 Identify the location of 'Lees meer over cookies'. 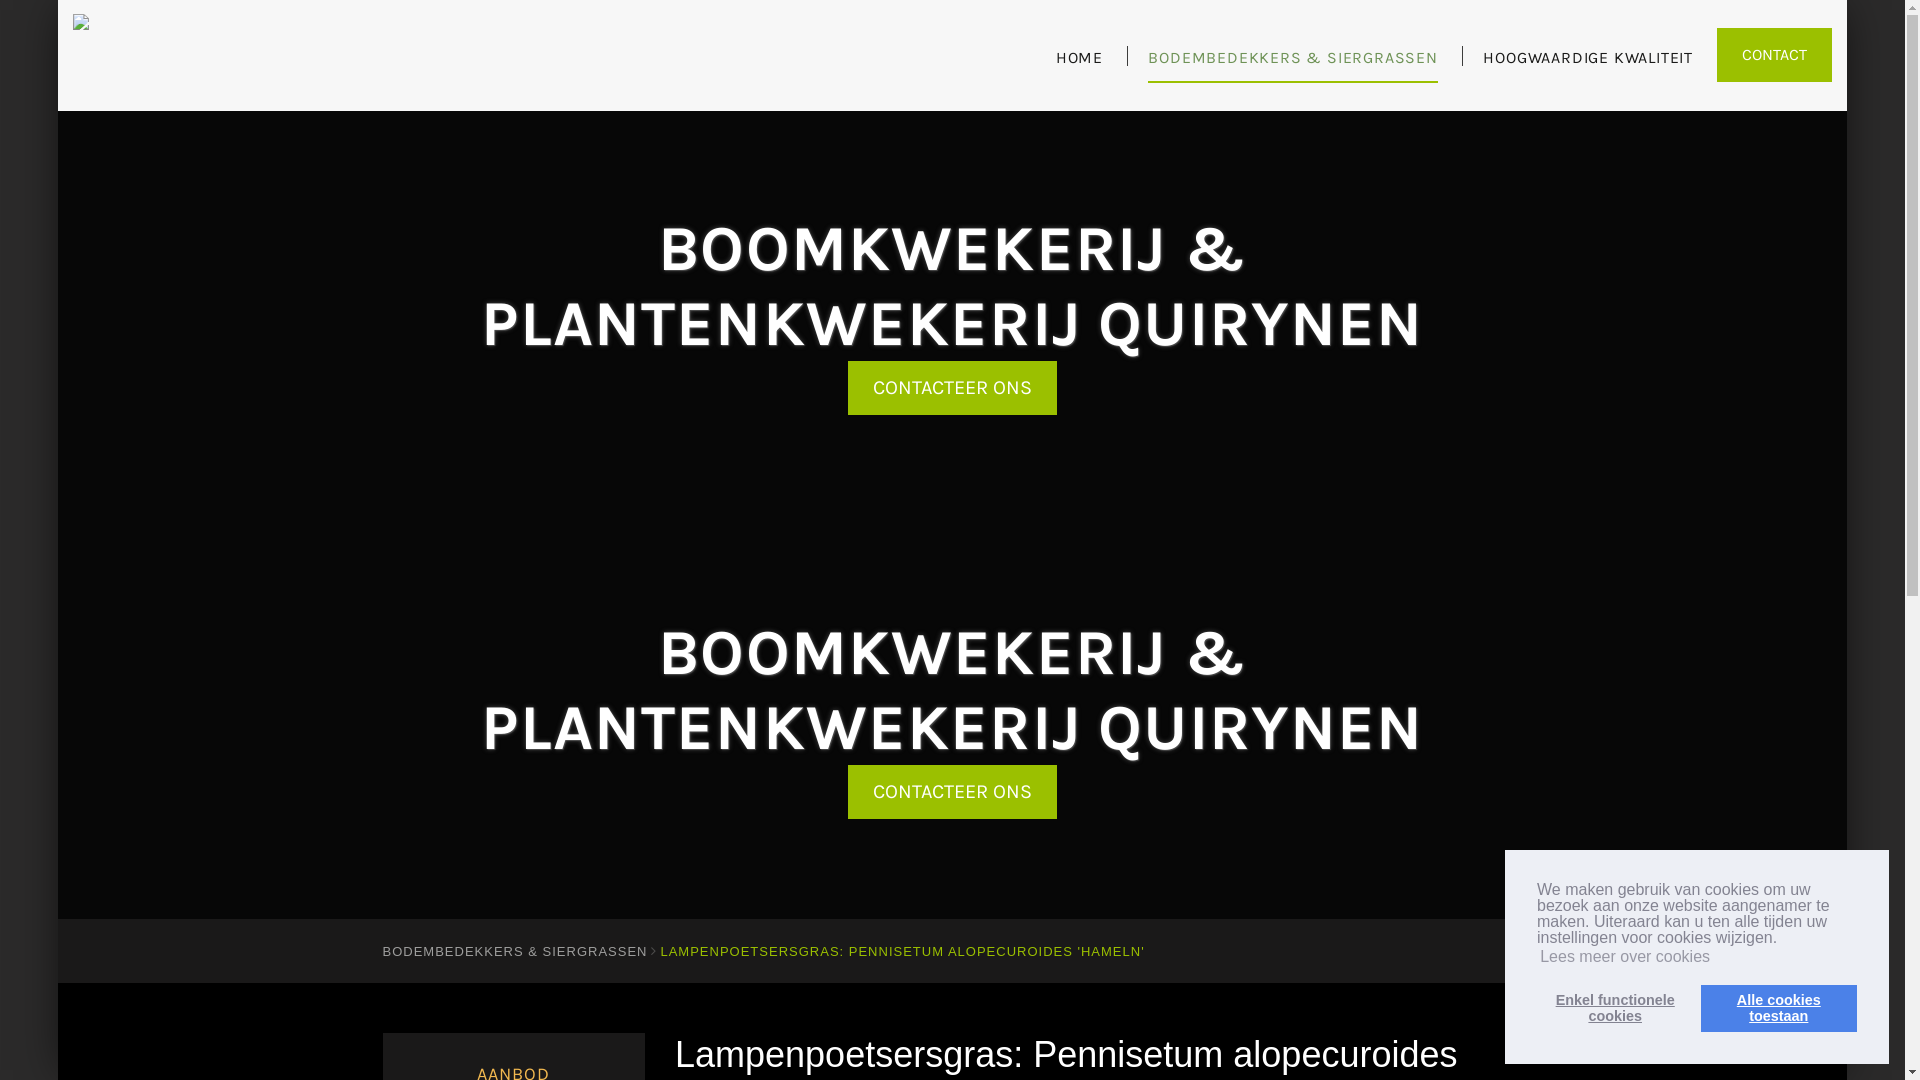
(1625, 955).